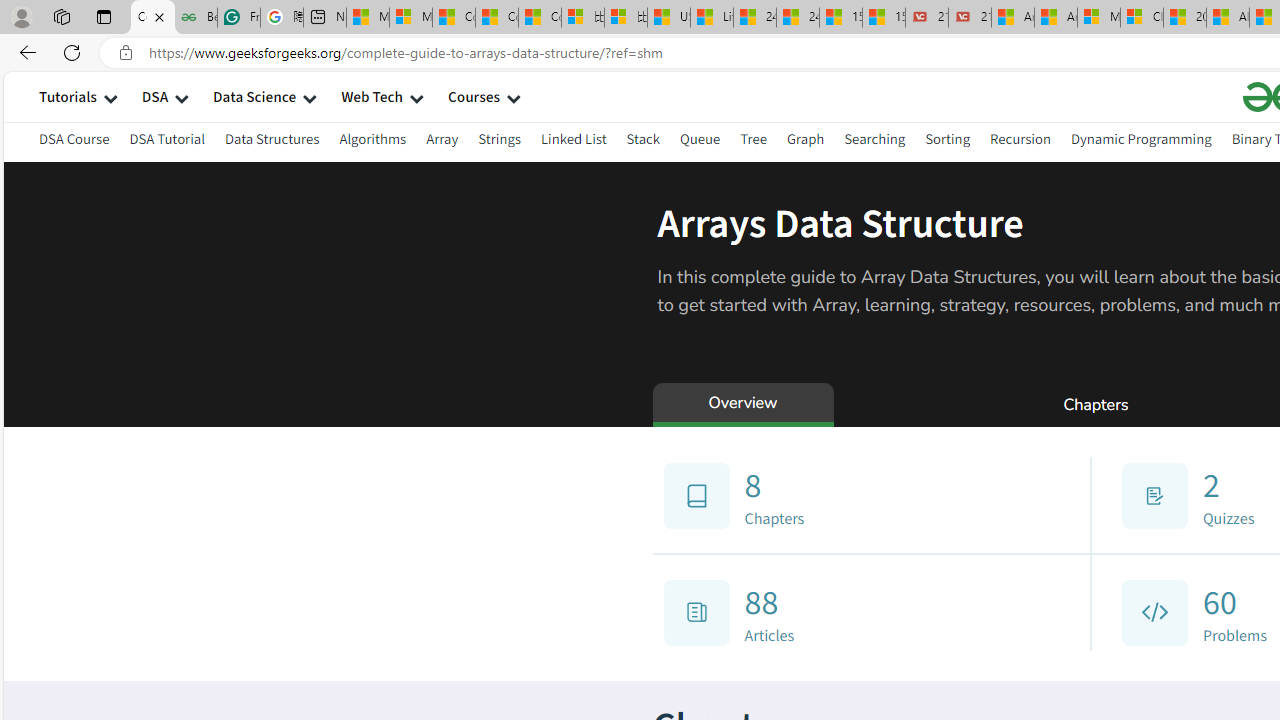  I want to click on 'Searching', so click(875, 141).